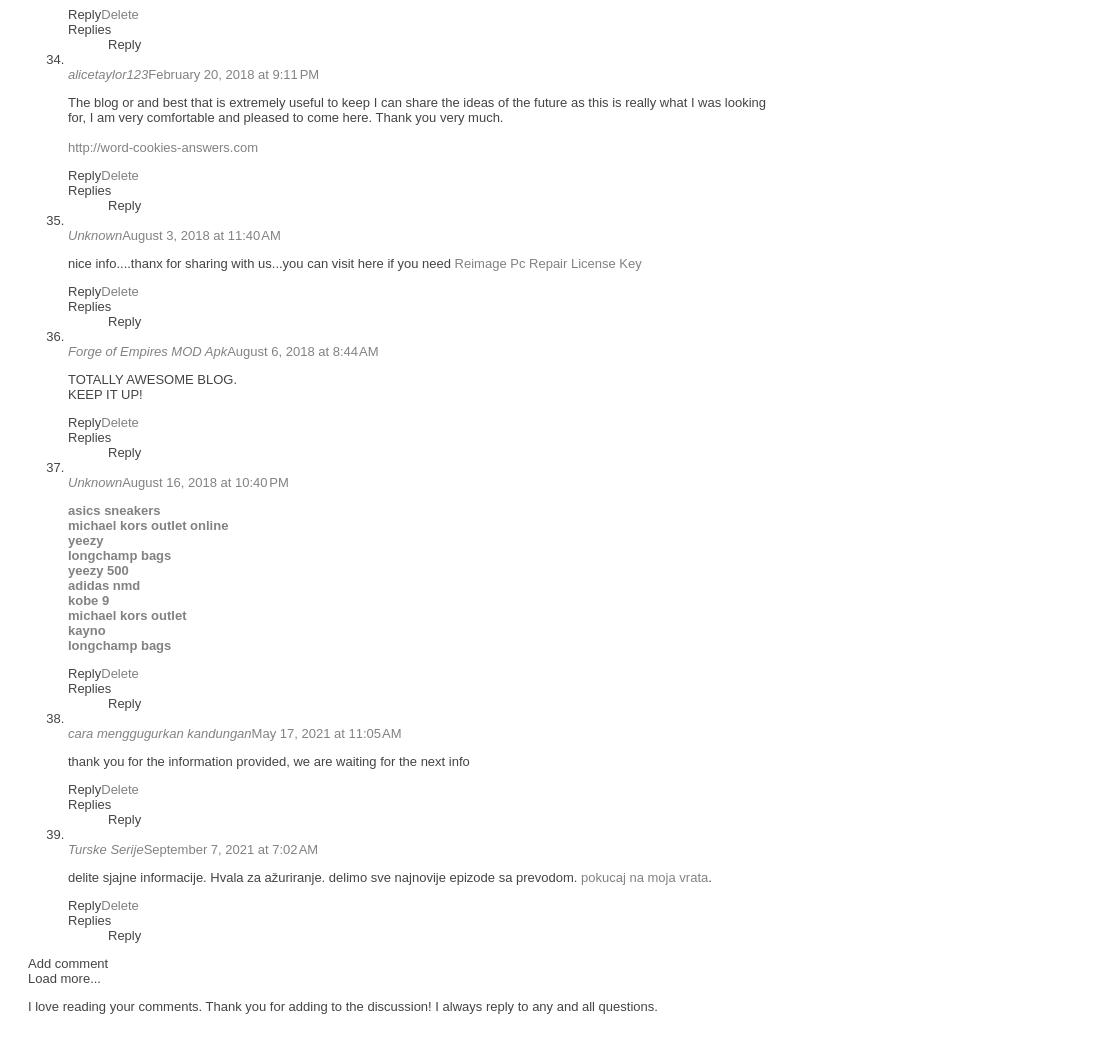 The width and height of the screenshot is (1108, 1037). Describe the element at coordinates (204, 481) in the screenshot. I see `'August 16, 2018 at 10:40 PM'` at that location.